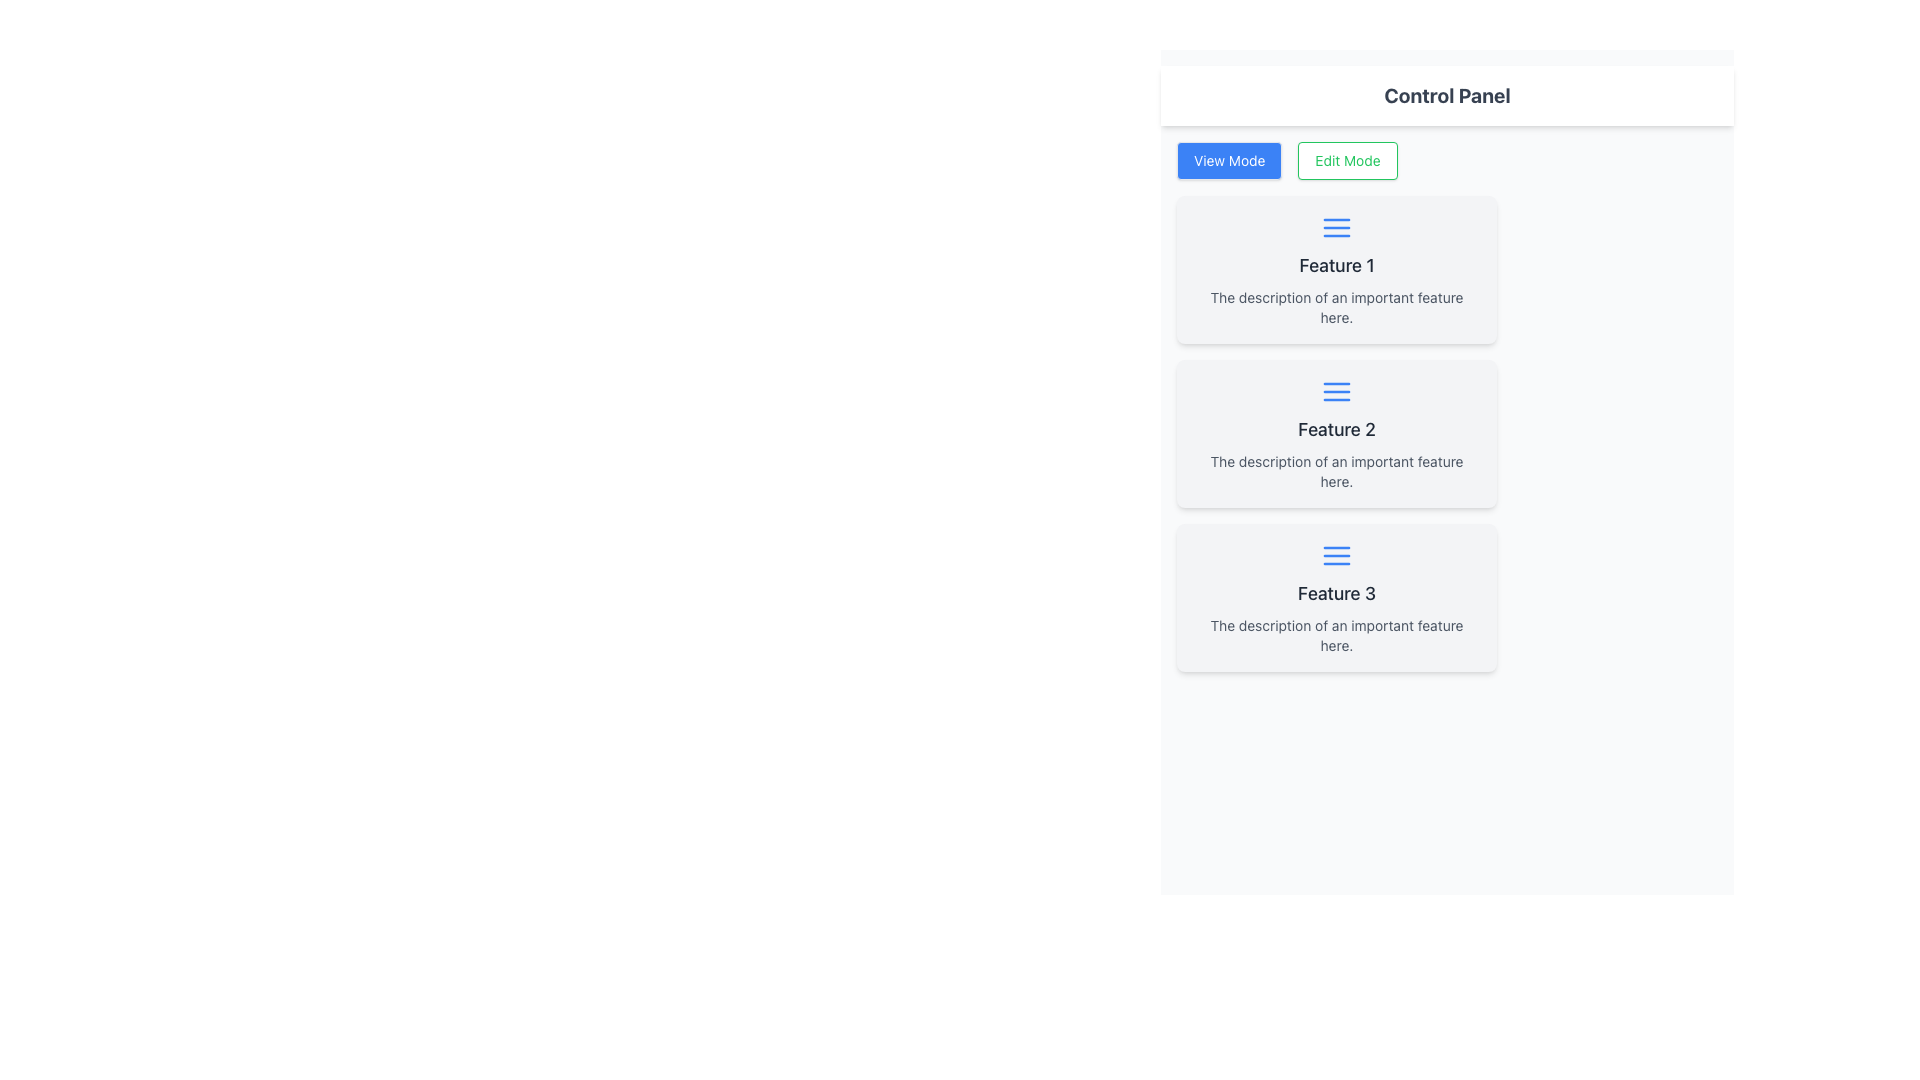 The height and width of the screenshot is (1080, 1920). What do you see at coordinates (1337, 428) in the screenshot?
I see `the text element displaying 'Feature 2', which is styled in a large, bold font and located in a card-like structure below an icon and above descriptive text` at bounding box center [1337, 428].